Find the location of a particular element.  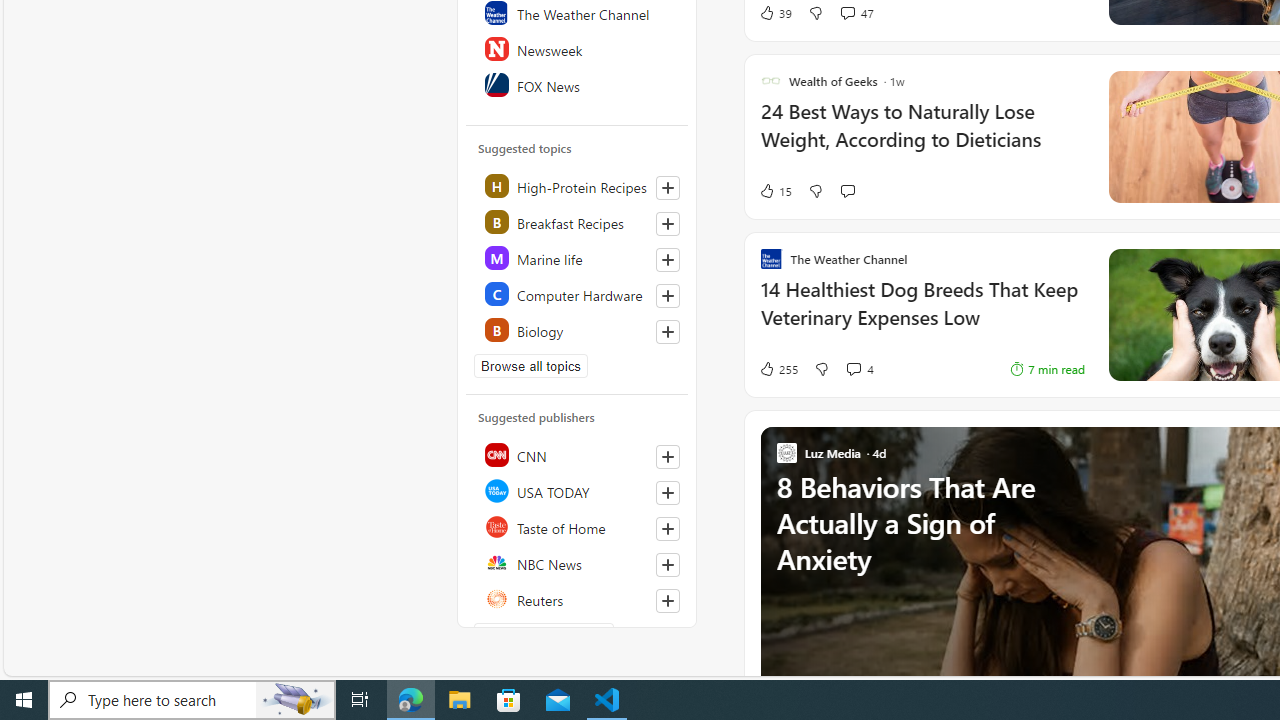

'Browse all topics' is located at coordinates (531, 366).